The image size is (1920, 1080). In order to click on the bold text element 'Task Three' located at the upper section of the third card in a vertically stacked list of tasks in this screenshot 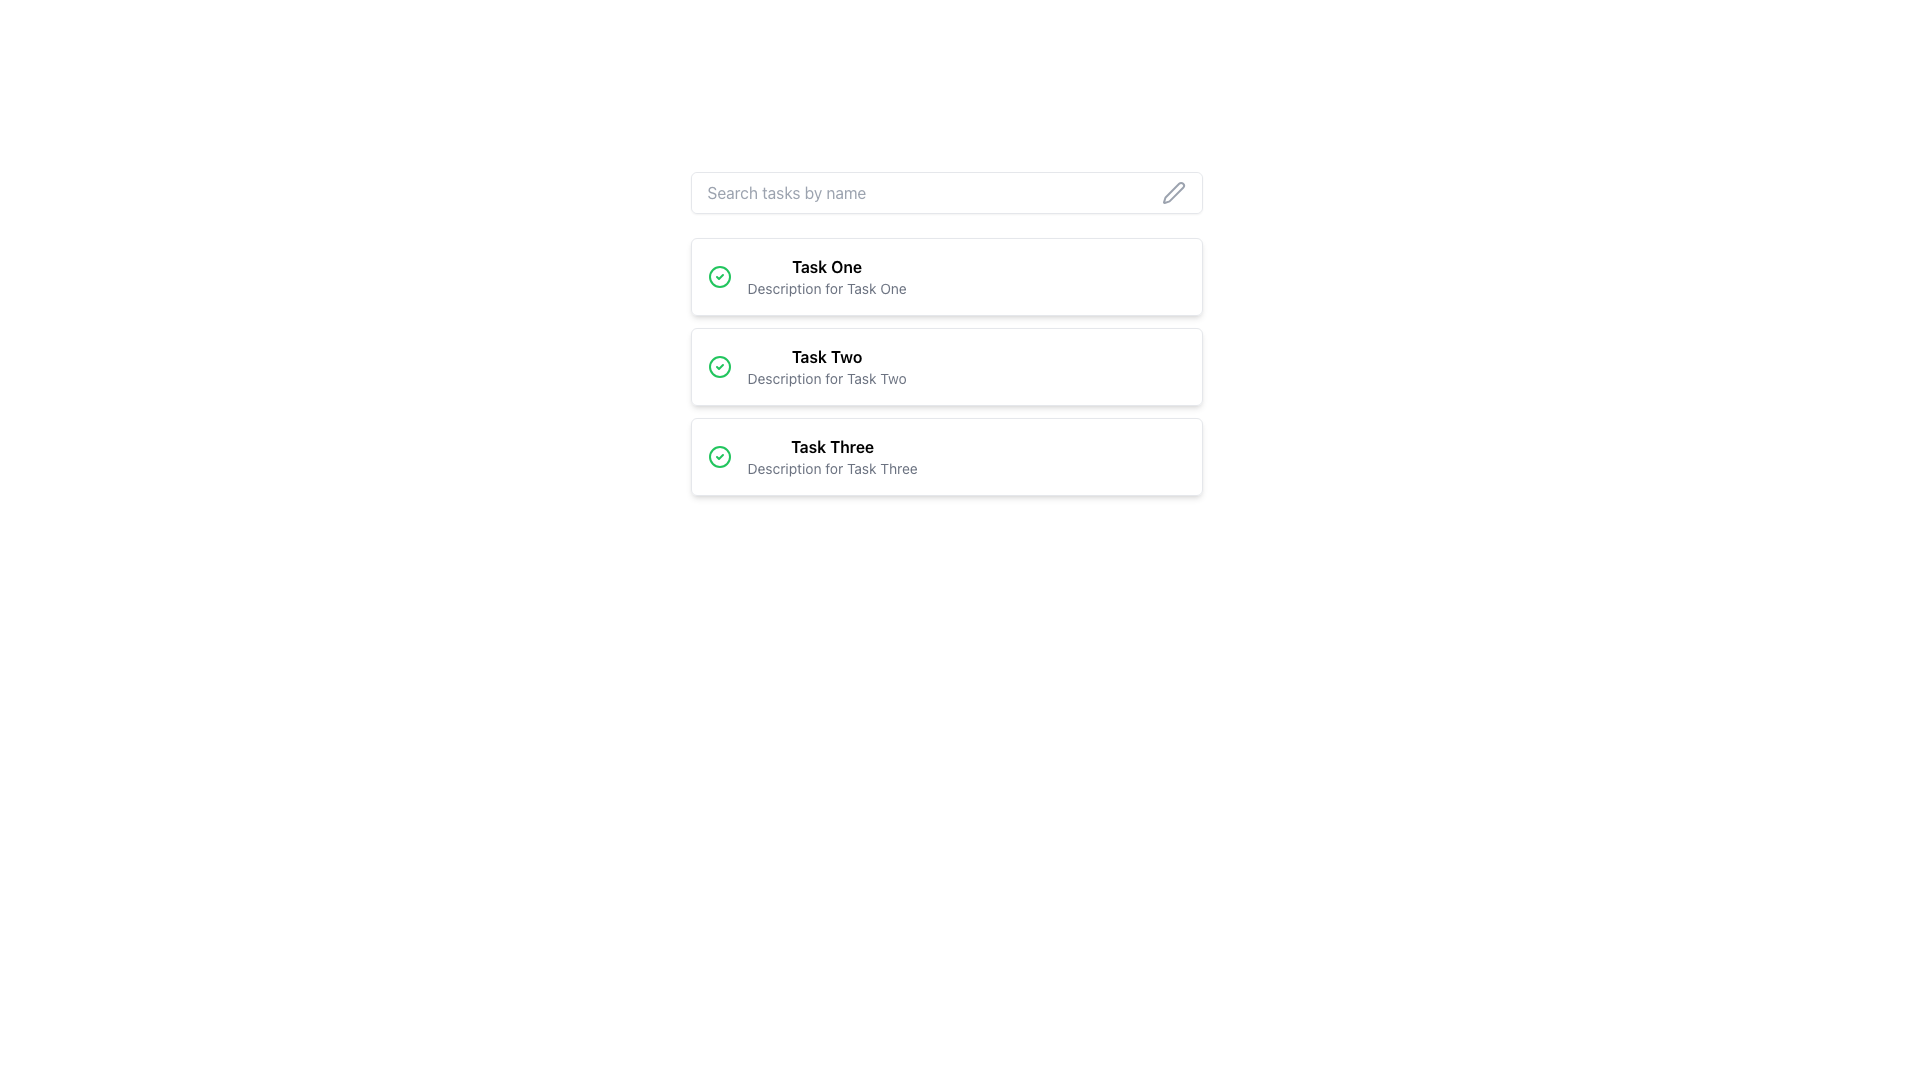, I will do `click(832, 446)`.